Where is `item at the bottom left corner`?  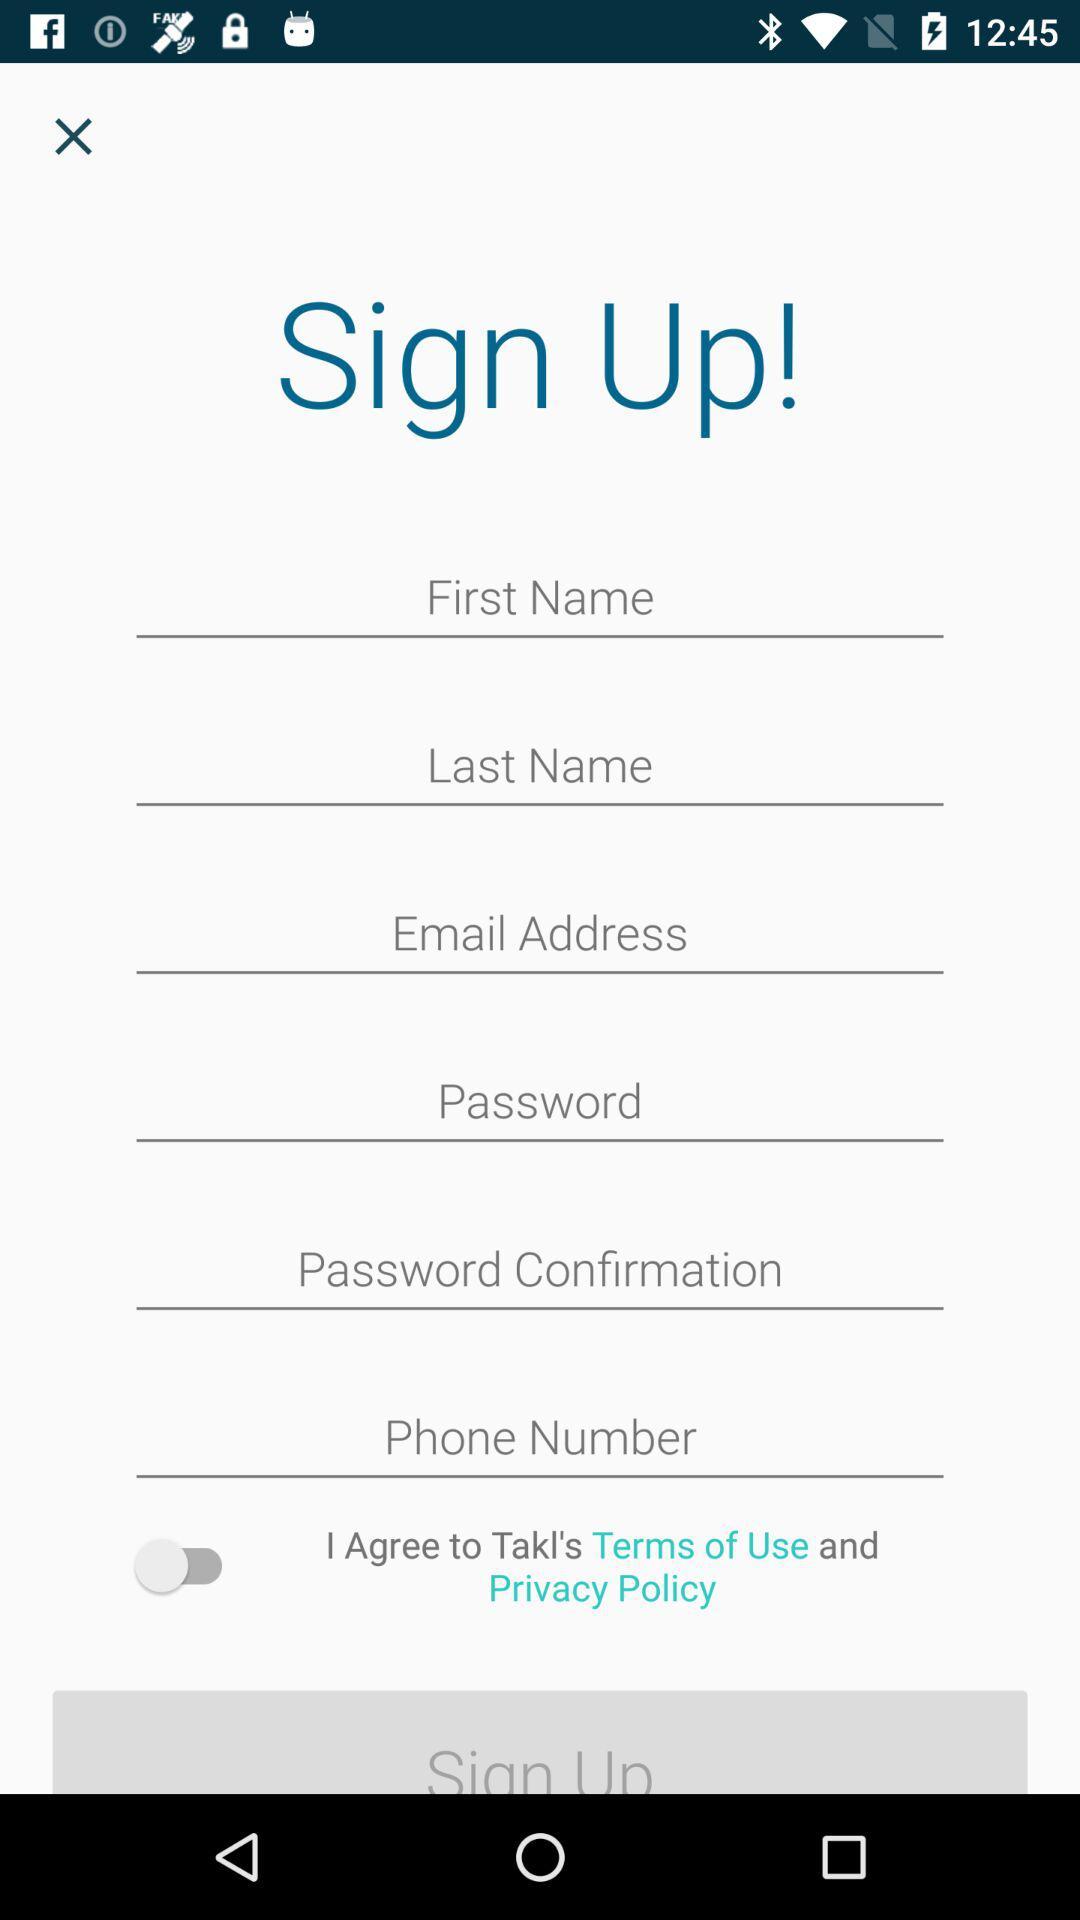
item at the bottom left corner is located at coordinates (188, 1564).